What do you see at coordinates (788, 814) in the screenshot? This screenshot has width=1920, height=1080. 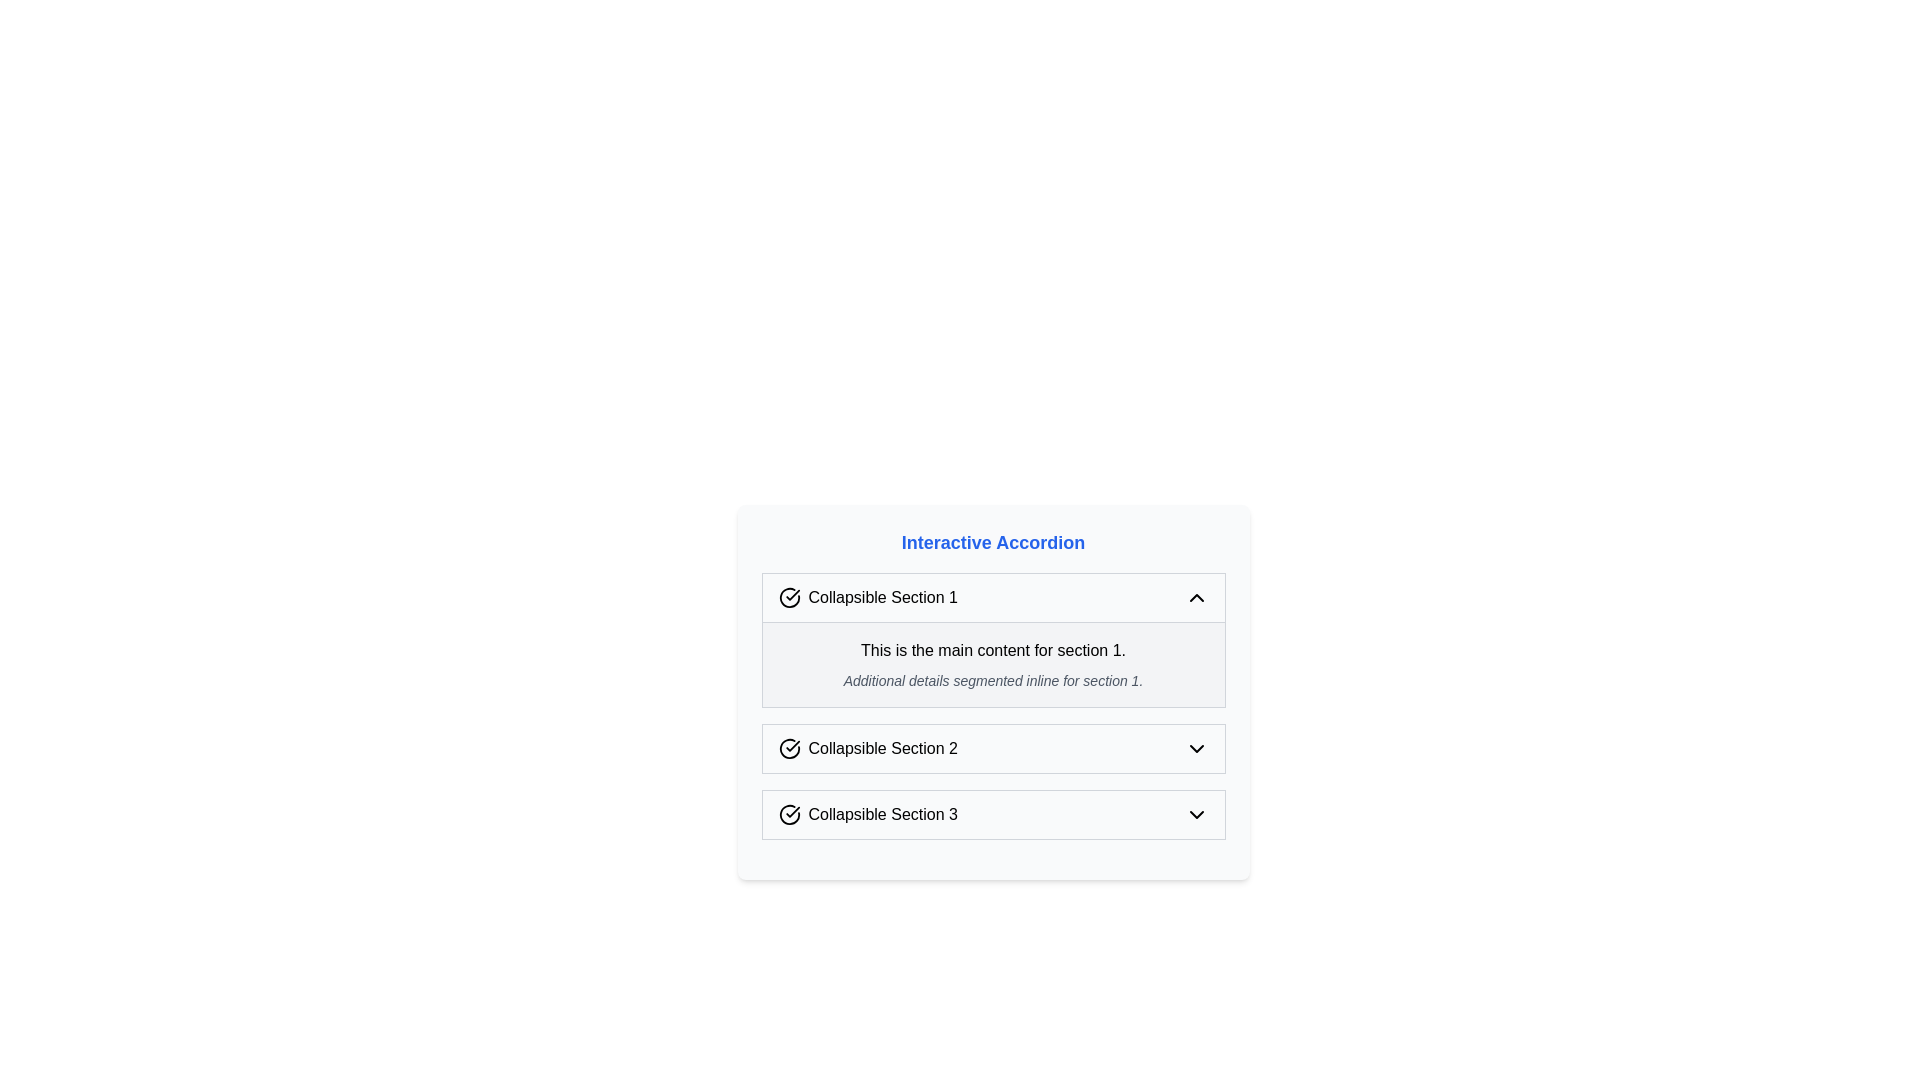 I see `the circular icon with a tick mark, located to the left of the 'Collapsible Section 3' label, which is the last section in the accordion component` at bounding box center [788, 814].